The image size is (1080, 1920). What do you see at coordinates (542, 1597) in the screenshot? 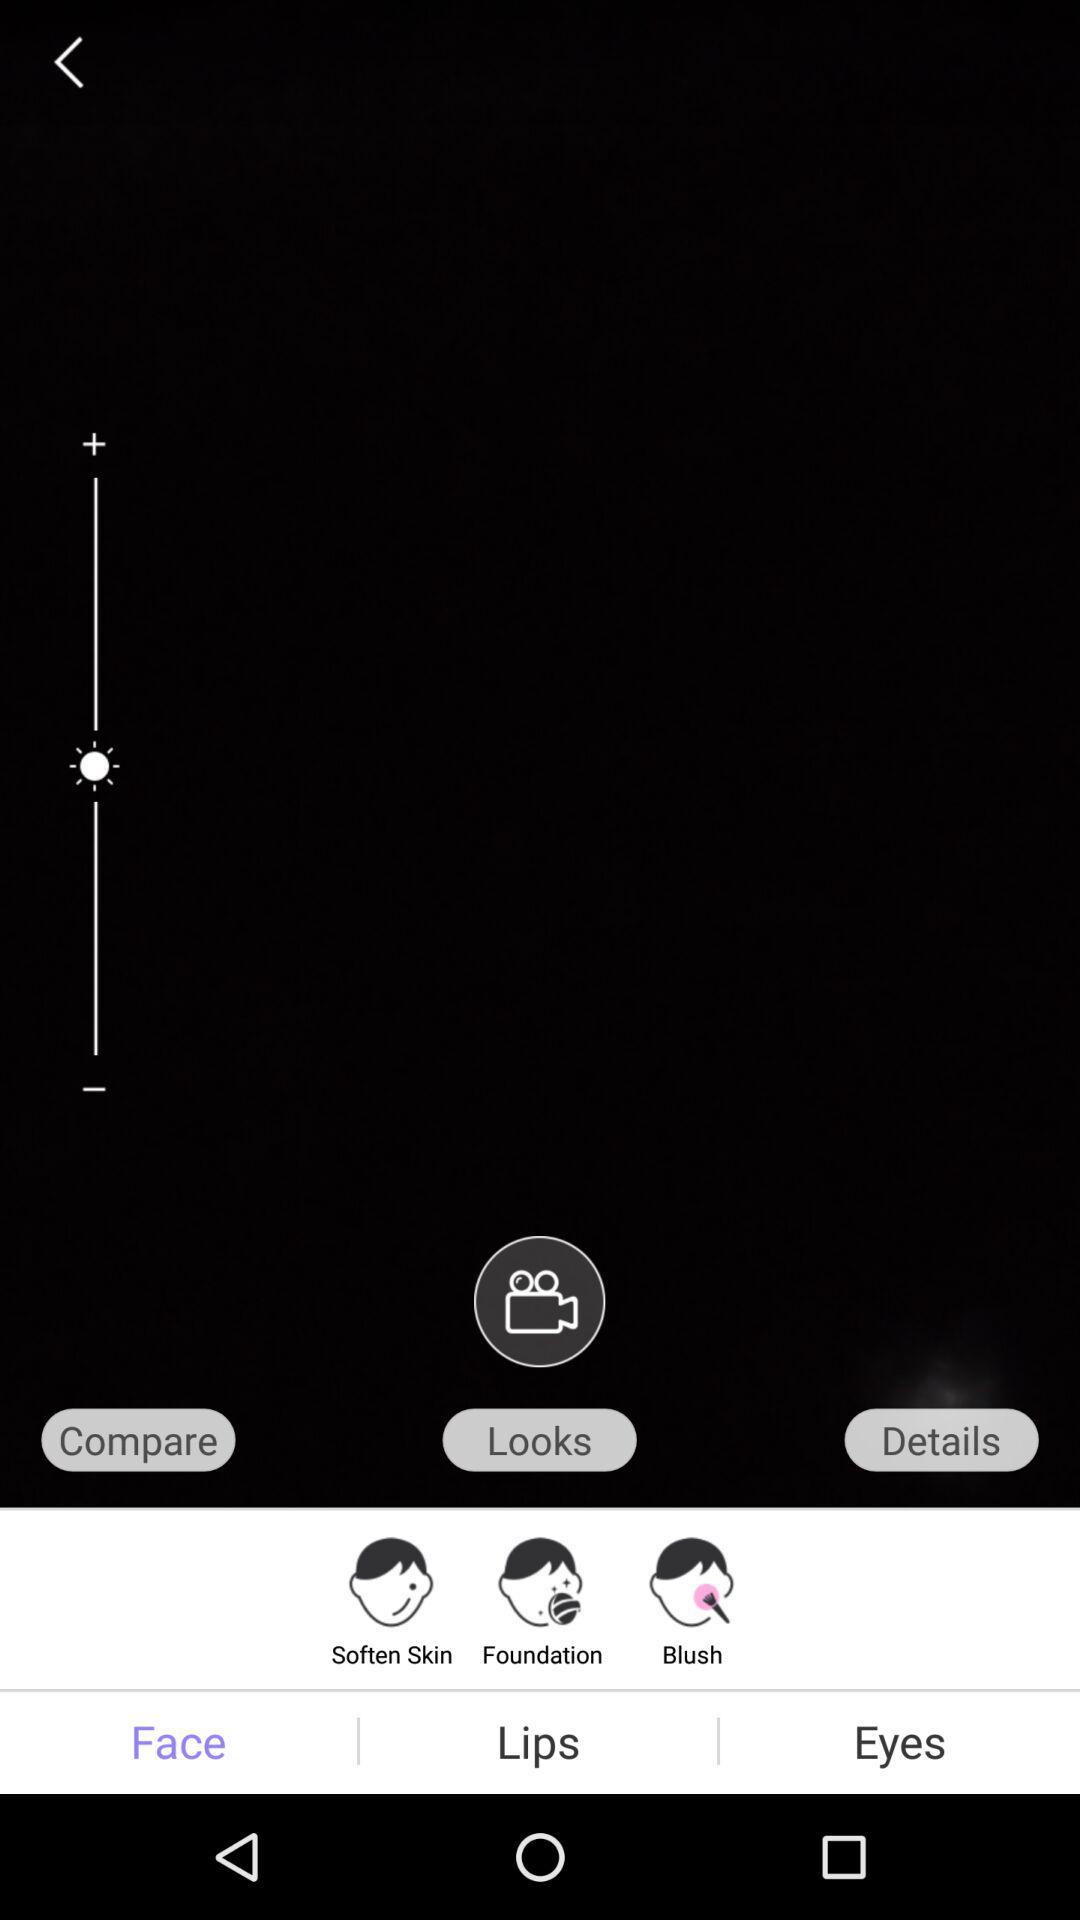
I see `the foundation button on the page` at bounding box center [542, 1597].